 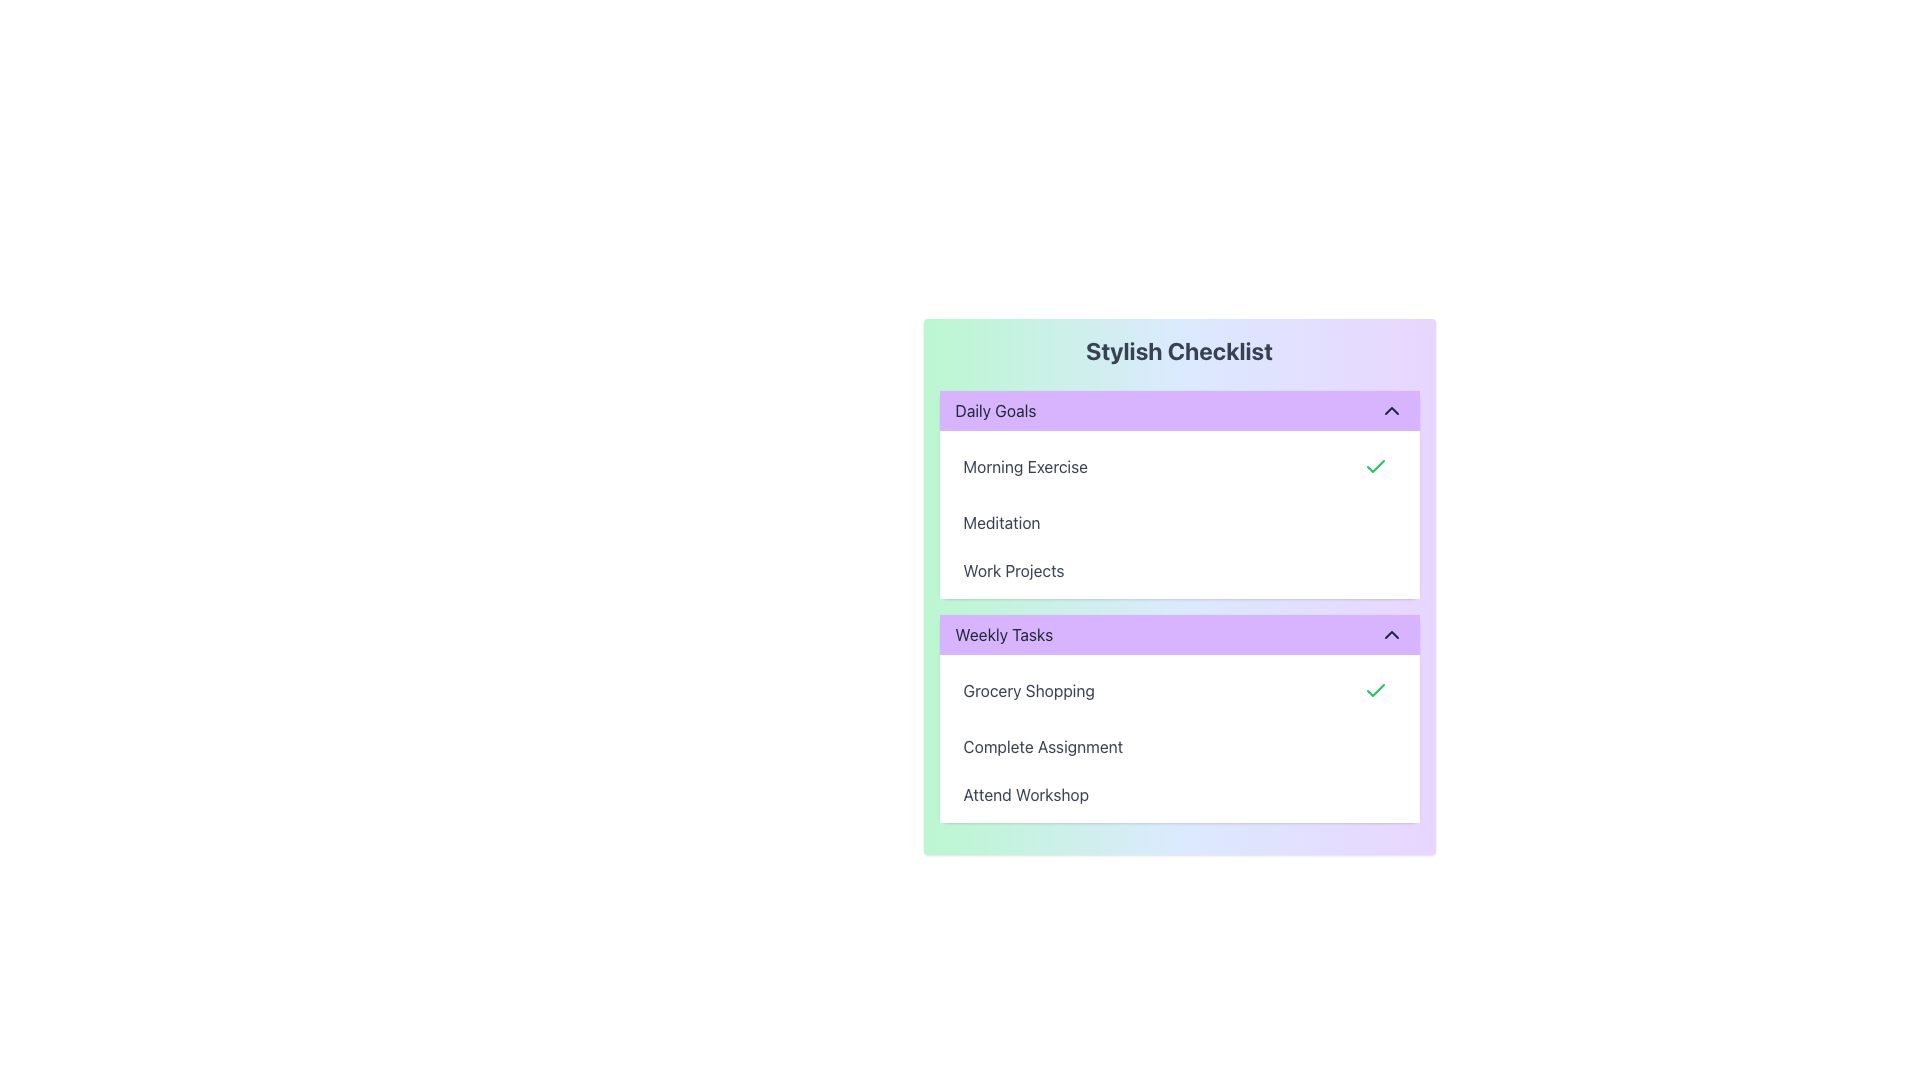 I want to click on the text label displaying 'Attend Workshop' in the 'Weekly Tasks' section of the 'Stylish Checklist' interface, so click(x=1026, y=793).